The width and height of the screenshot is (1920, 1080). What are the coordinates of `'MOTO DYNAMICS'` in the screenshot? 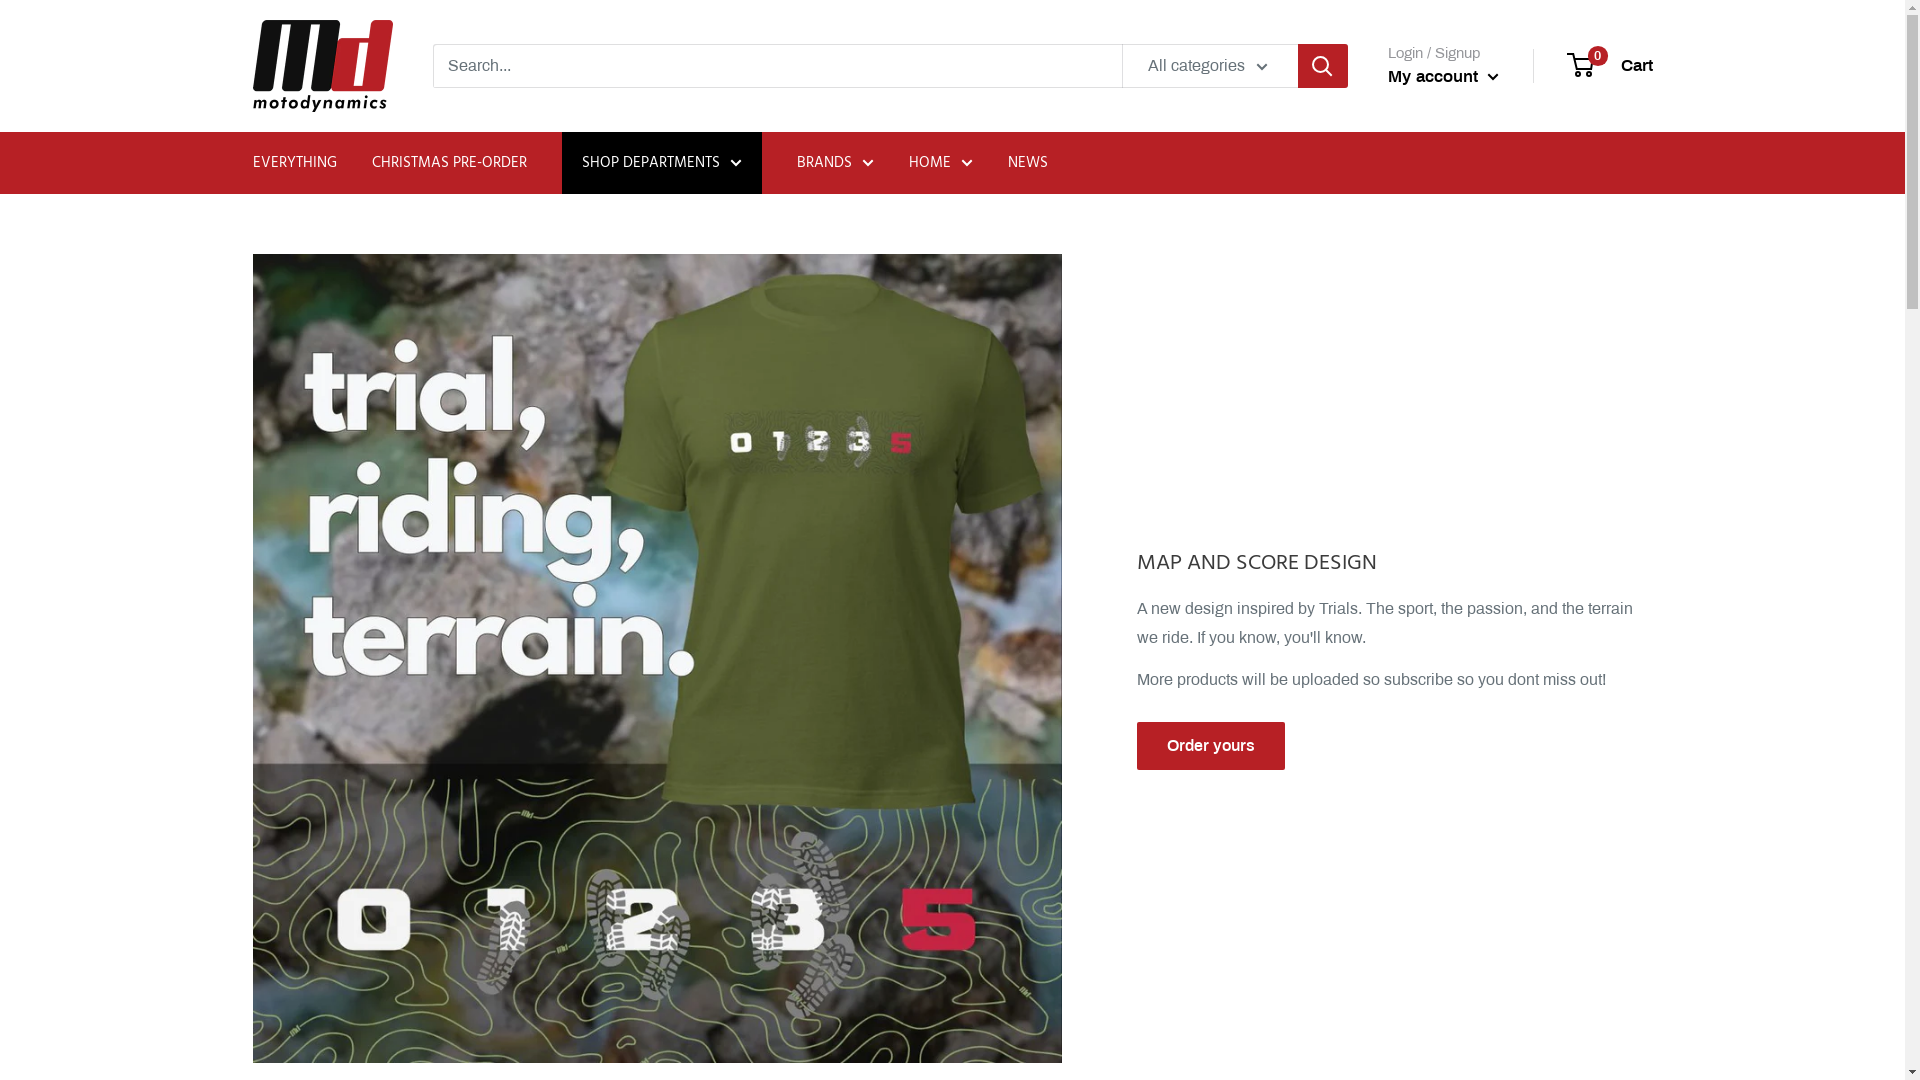 It's located at (321, 64).